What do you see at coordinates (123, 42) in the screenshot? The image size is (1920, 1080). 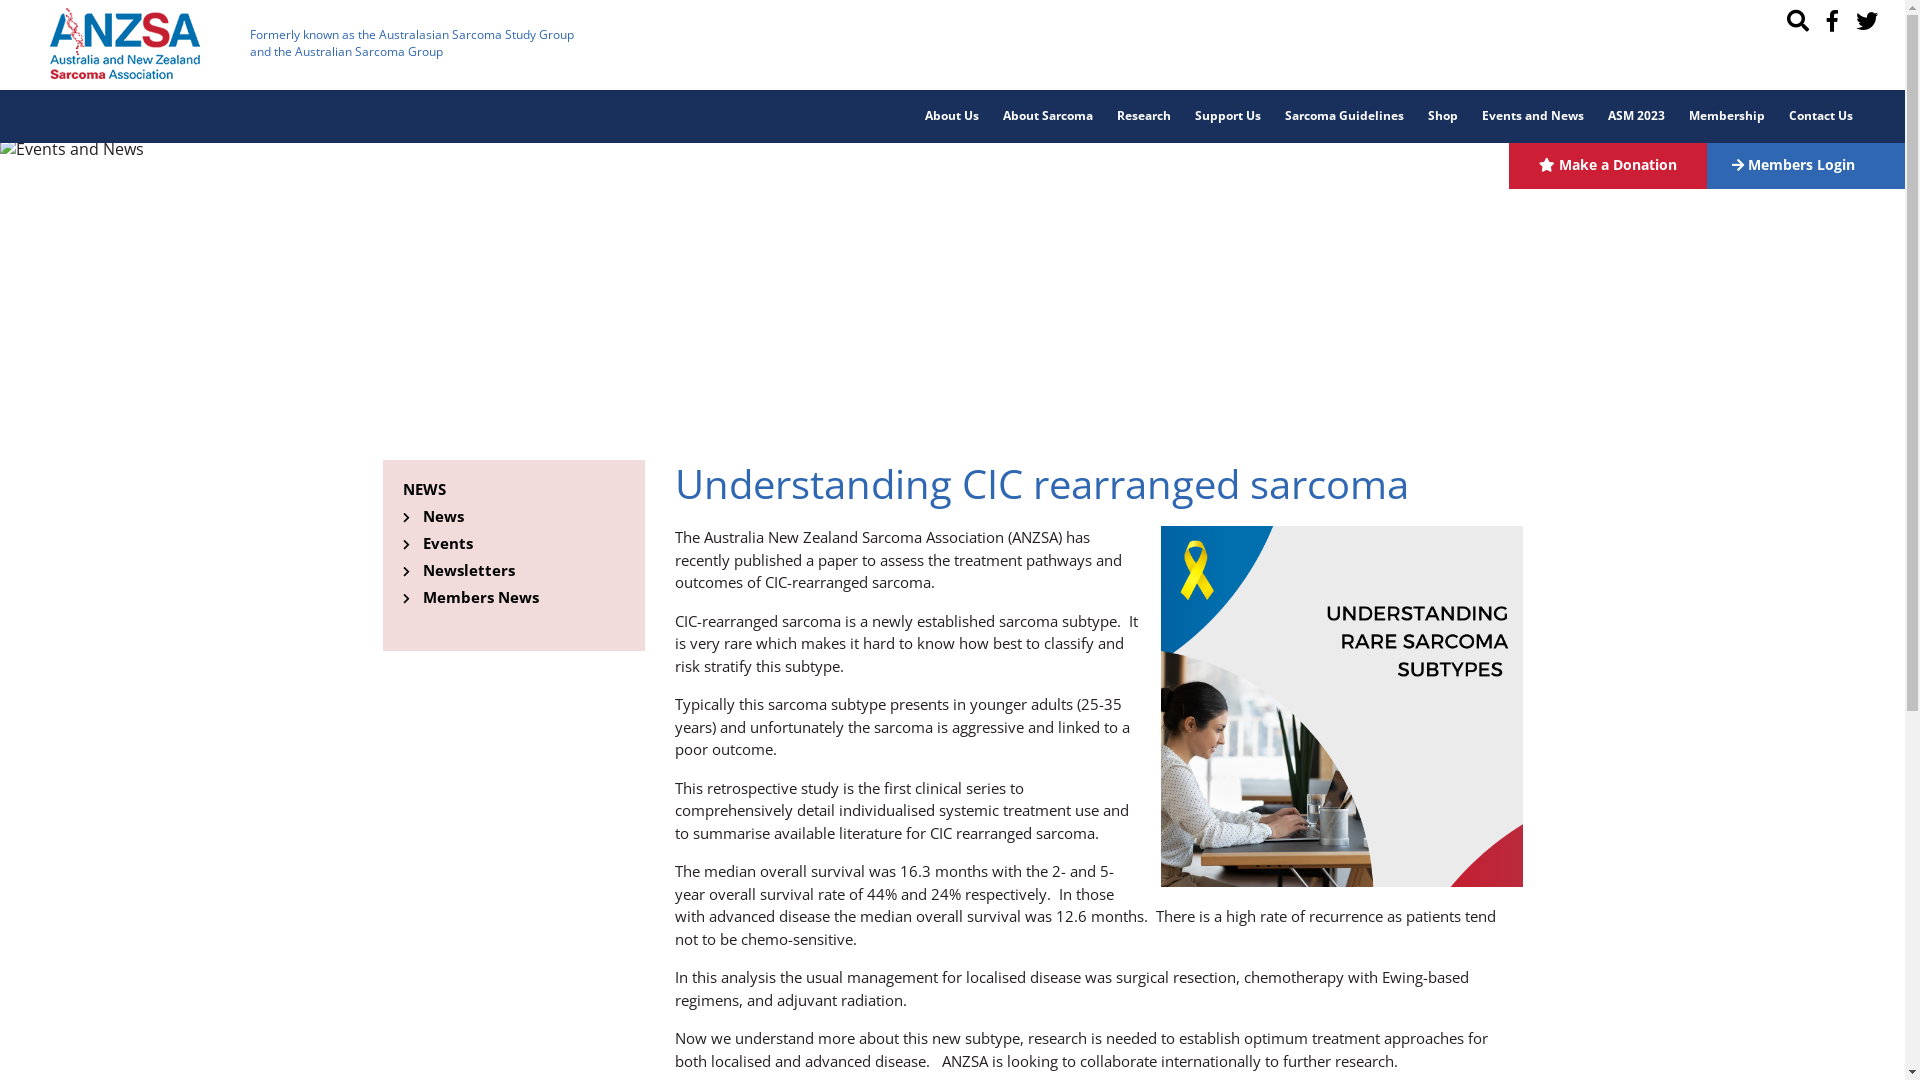 I see `'Australia and New Zealand Sarcoma Association'` at bounding box center [123, 42].